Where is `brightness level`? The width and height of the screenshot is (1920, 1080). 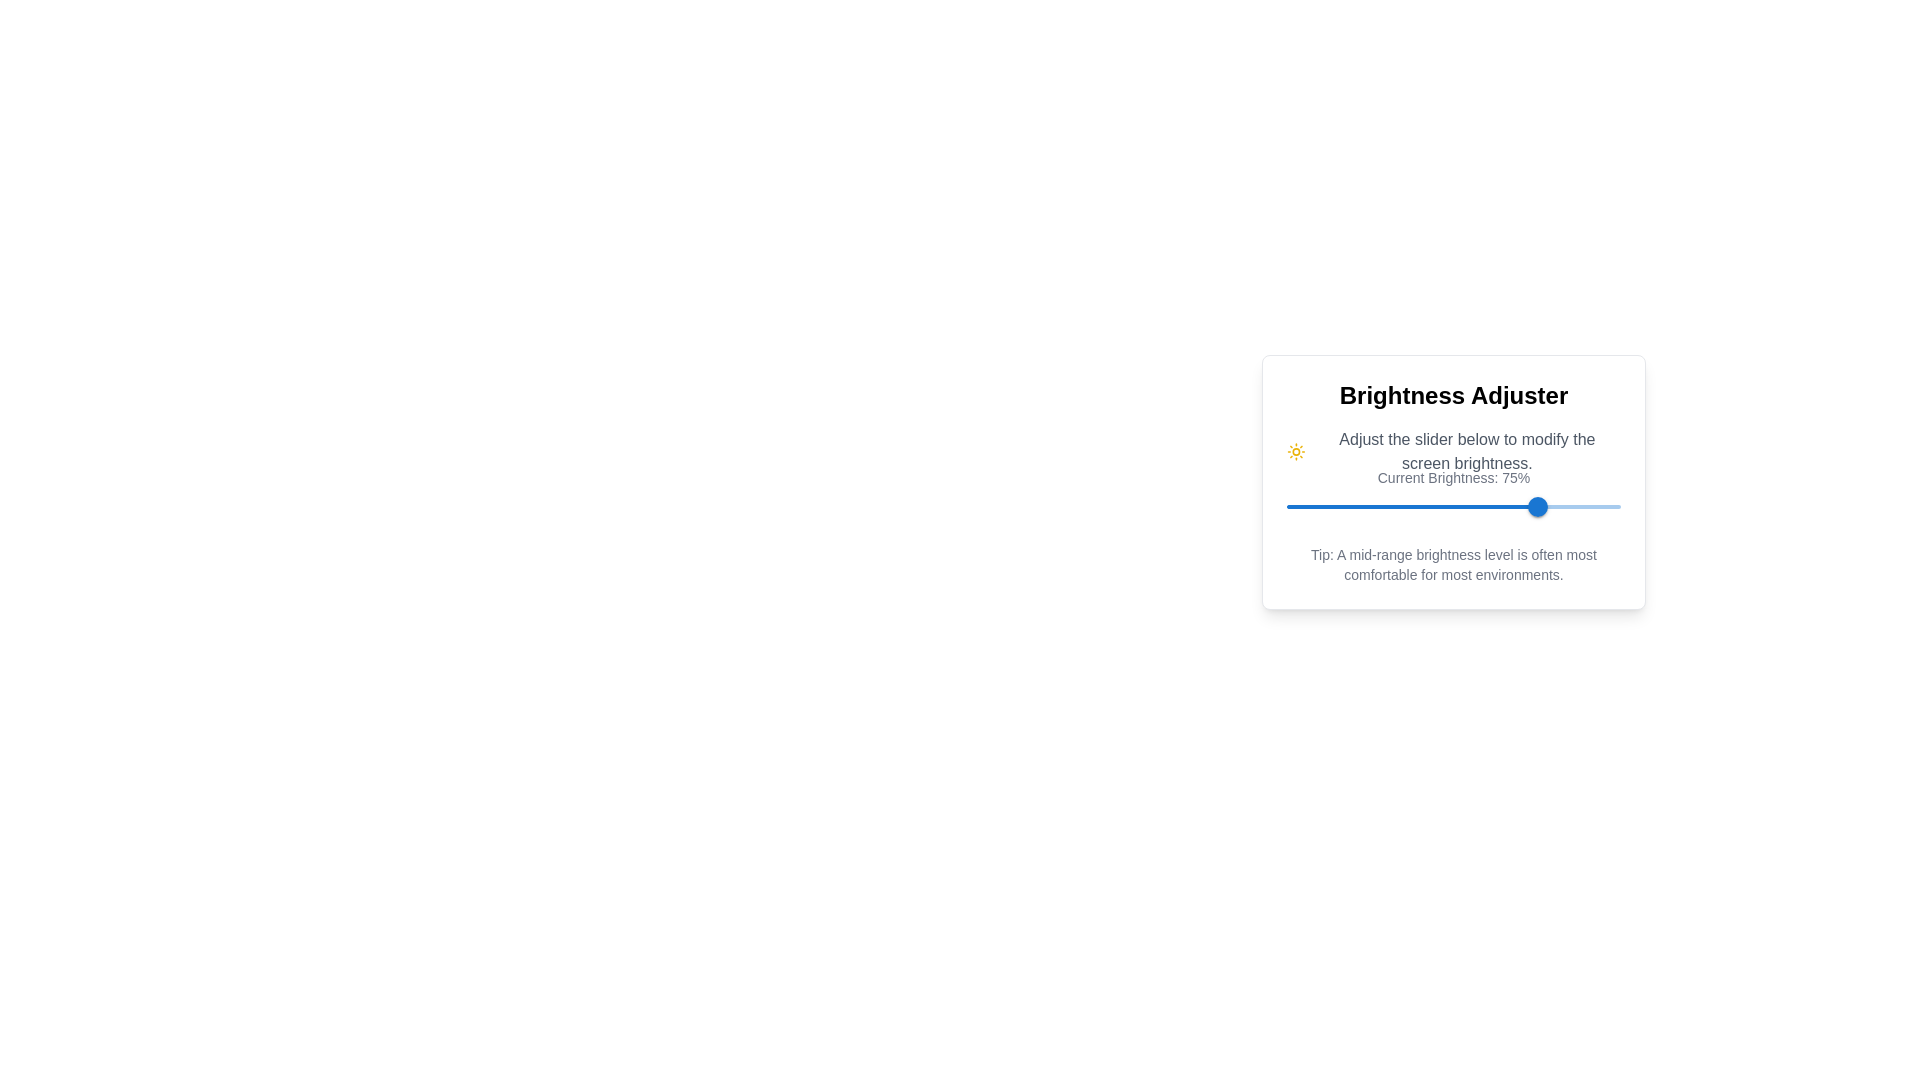
brightness level is located at coordinates (1460, 505).